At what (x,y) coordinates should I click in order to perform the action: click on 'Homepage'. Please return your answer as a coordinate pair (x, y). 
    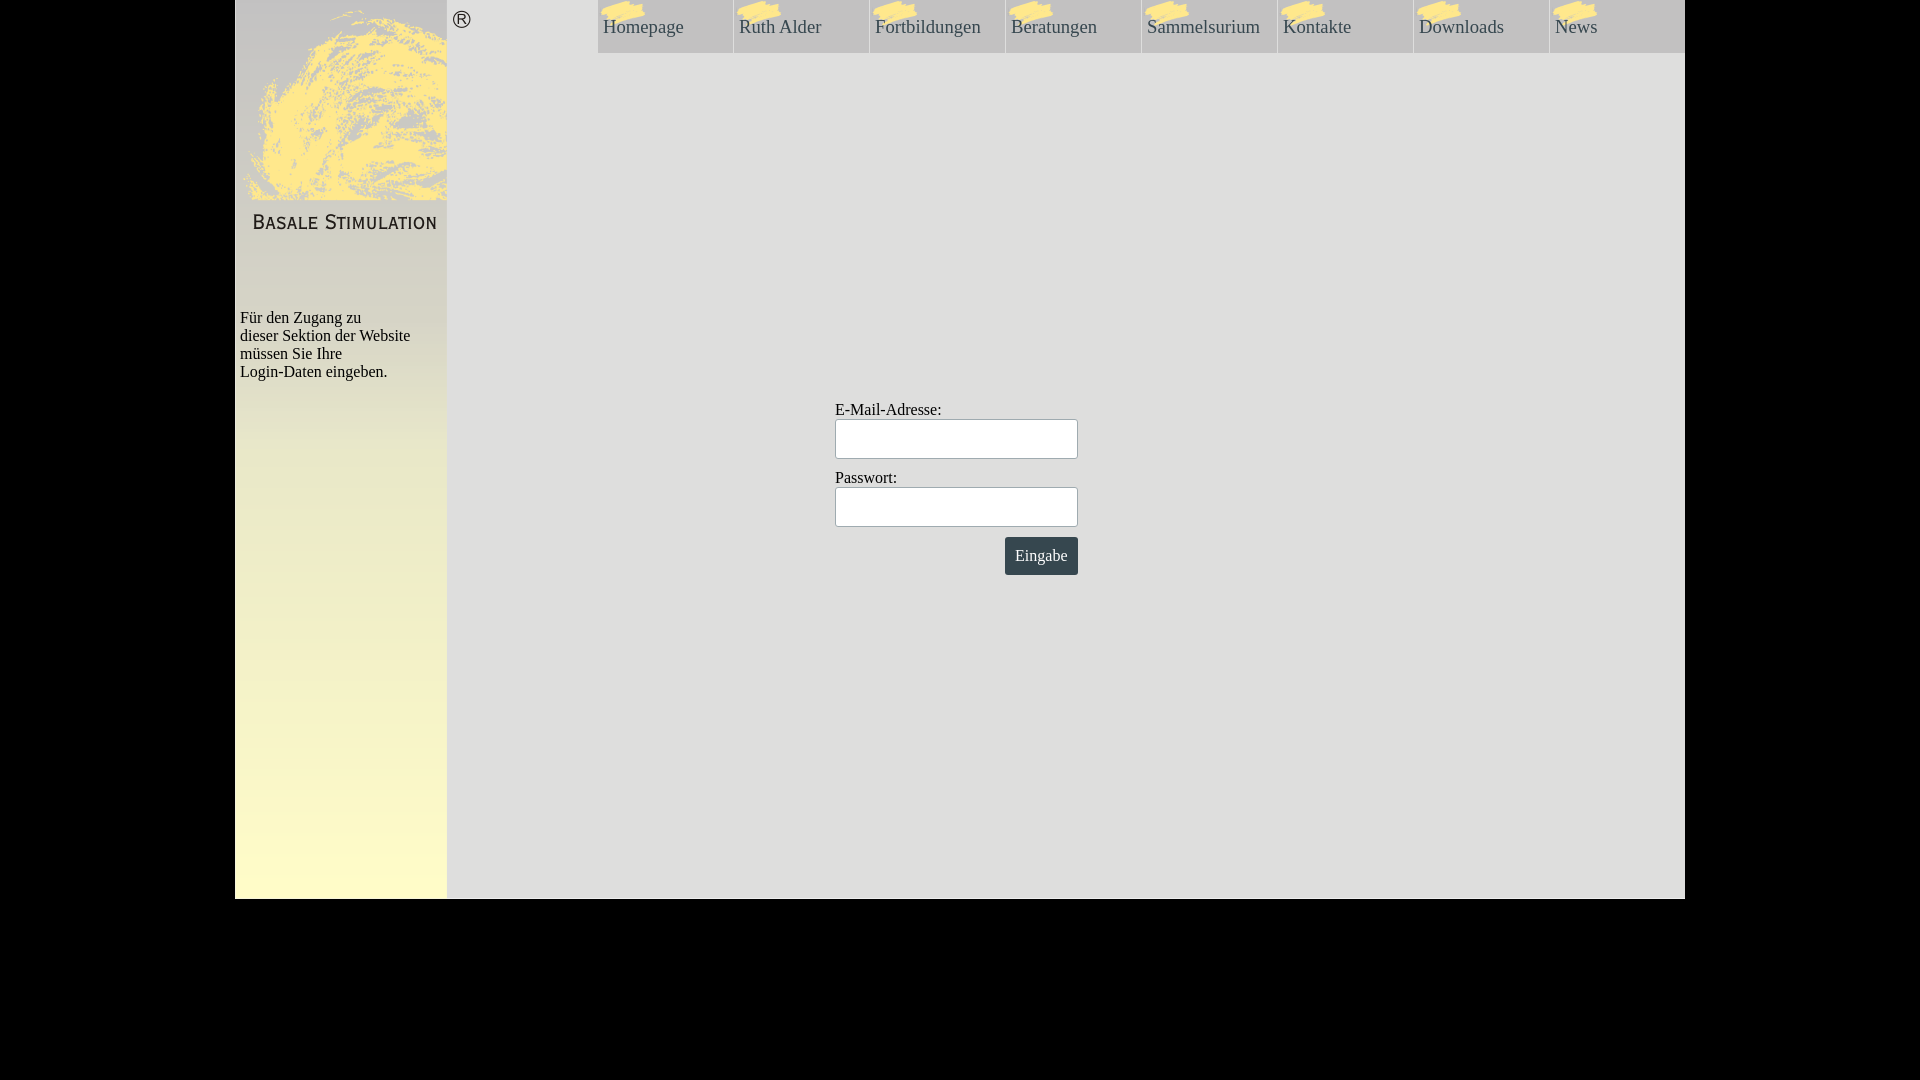
    Looking at the image, I should click on (665, 26).